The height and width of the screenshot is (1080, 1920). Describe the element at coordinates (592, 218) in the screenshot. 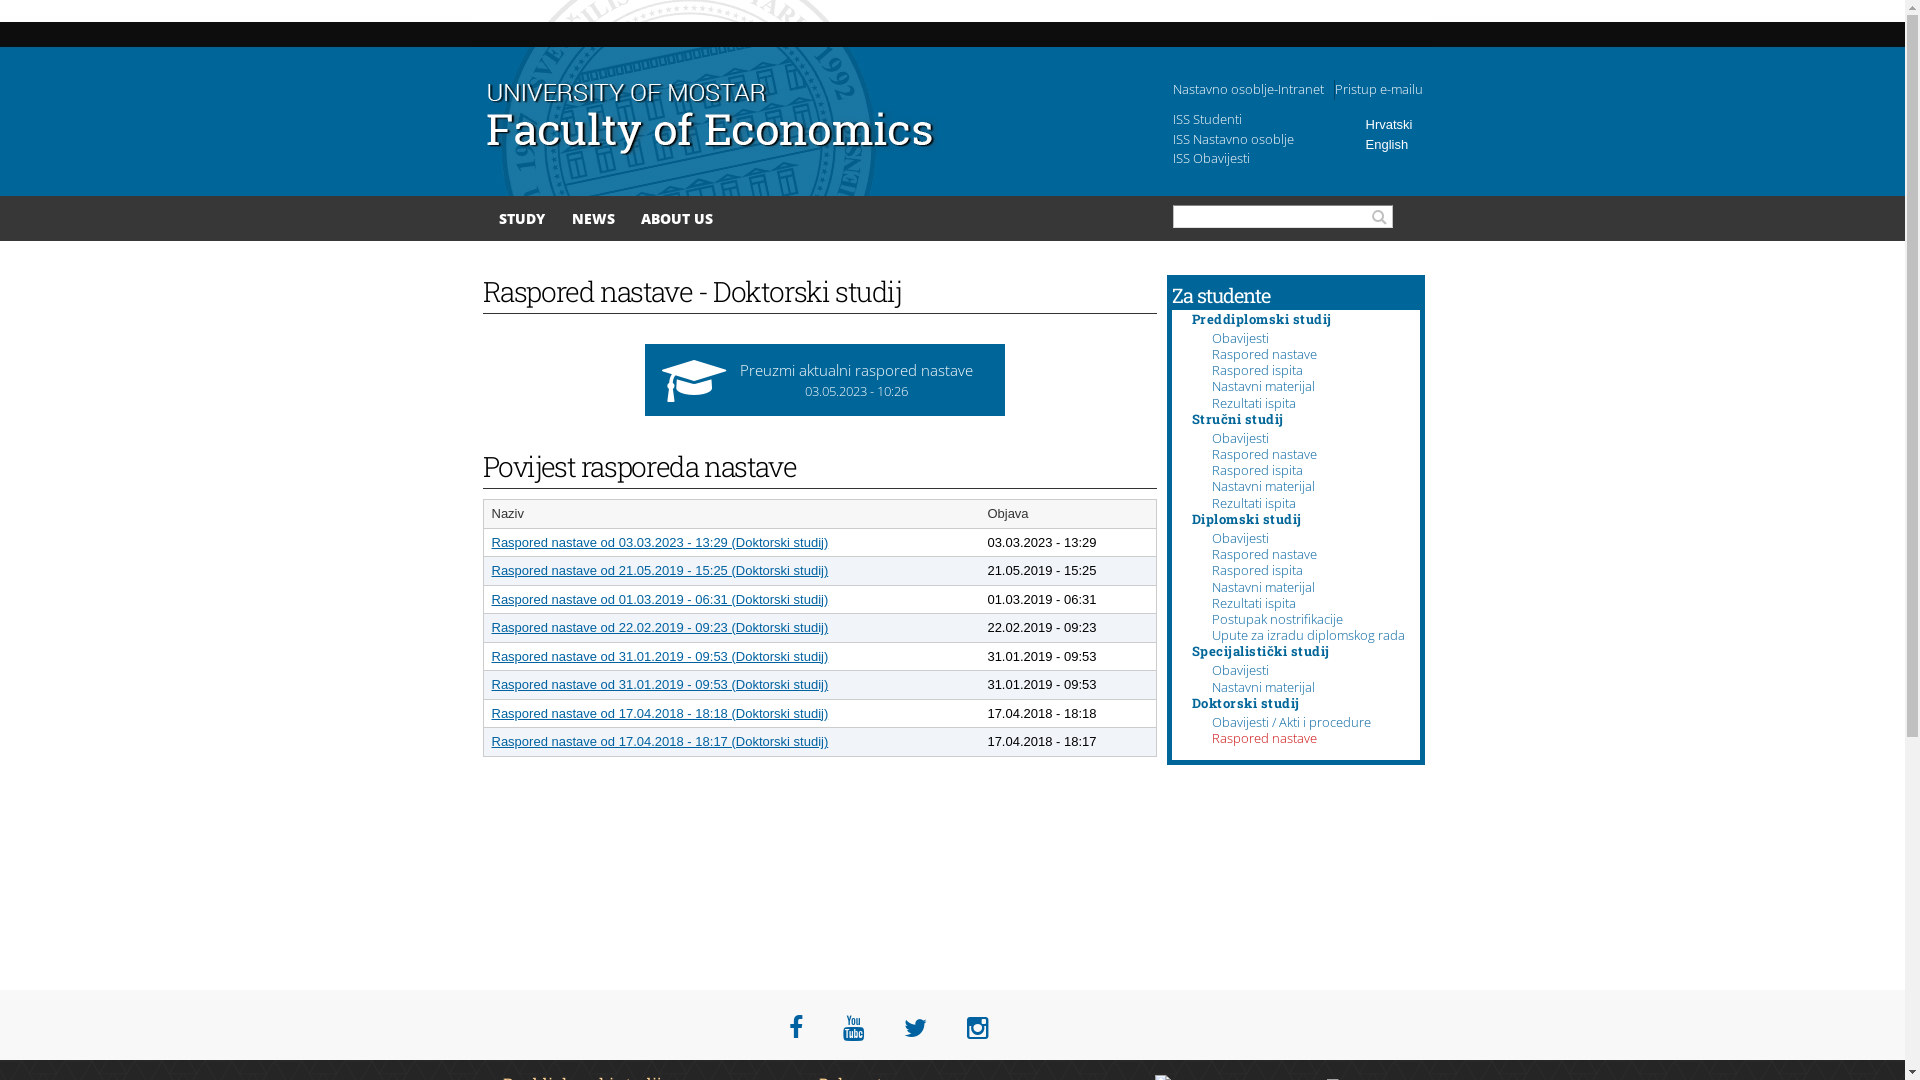

I see `'NEWS'` at that location.